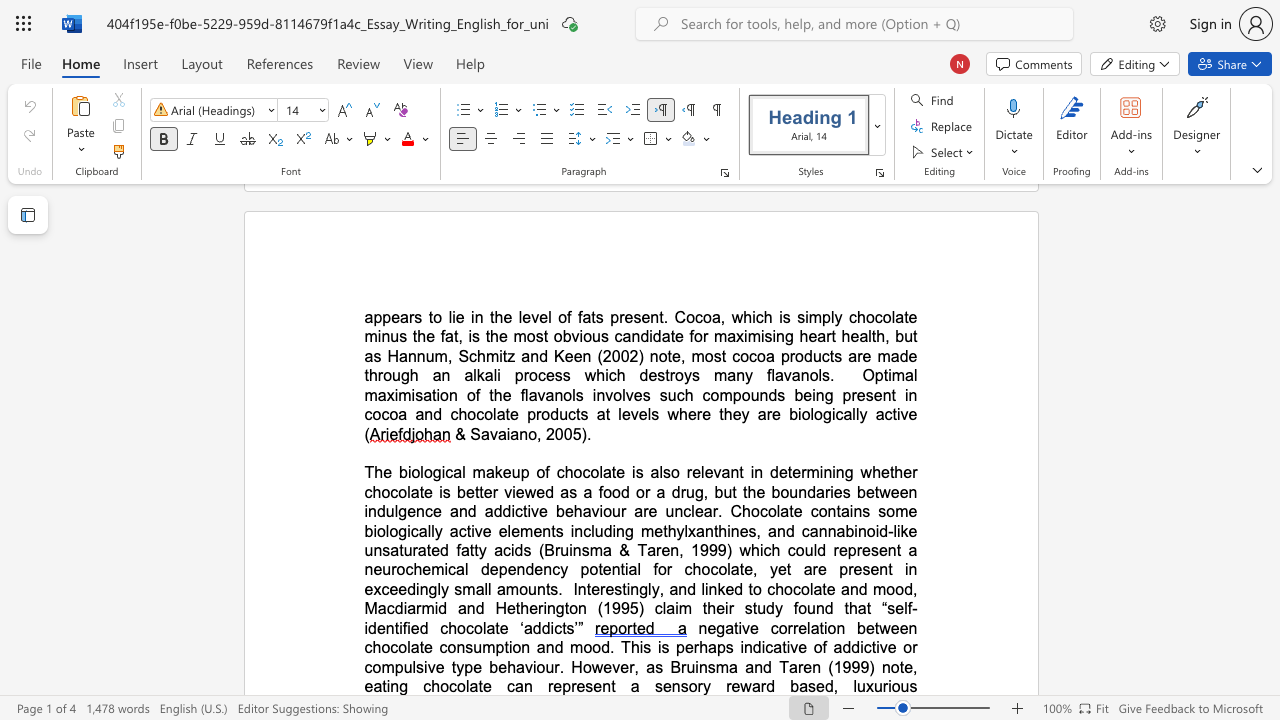 The width and height of the screenshot is (1280, 720). What do you see at coordinates (570, 667) in the screenshot?
I see `the subset text "However, as Bruinsma and Tare" within the text "of addictive or compulsive type behaviour. However, as Bruinsma and Taren (1999) note, eating chocolate can"` at bounding box center [570, 667].